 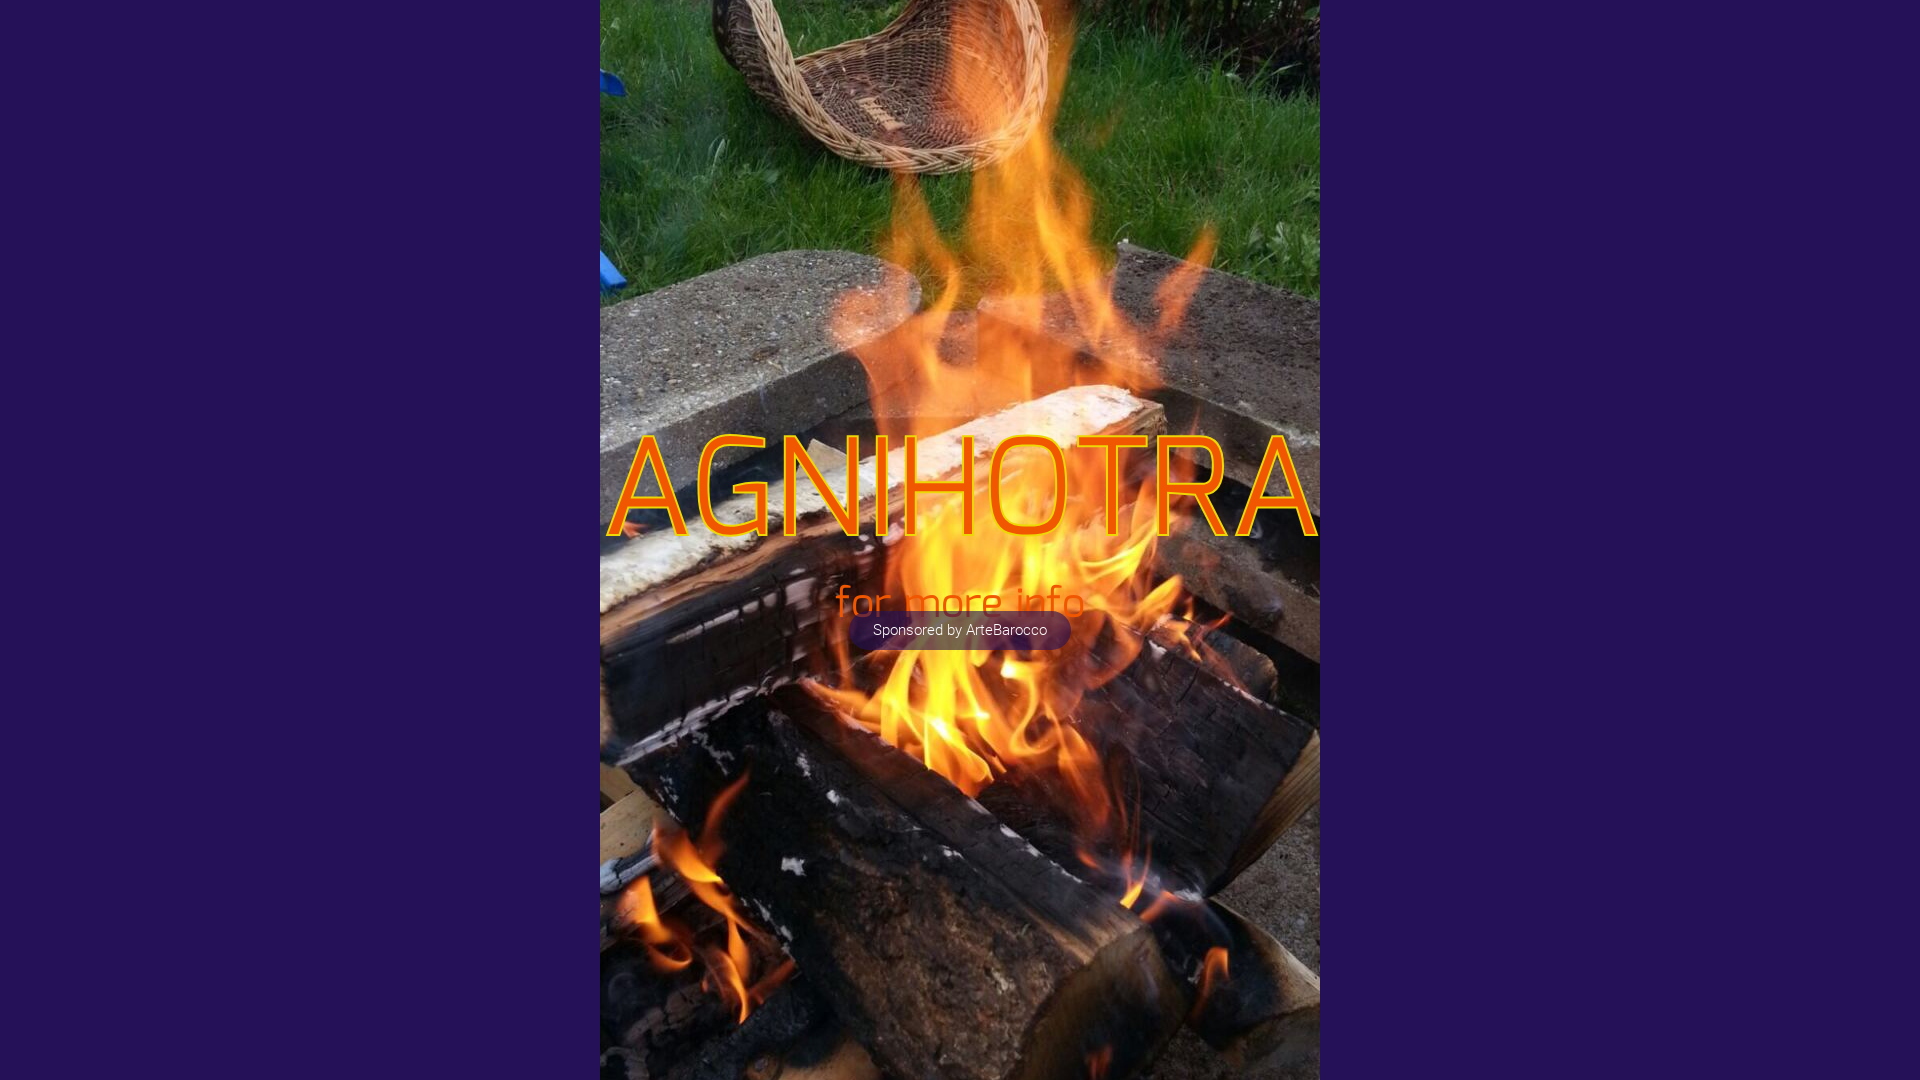 What do you see at coordinates (960, 630) in the screenshot?
I see `'Sponsored by ArteBarocco'` at bounding box center [960, 630].